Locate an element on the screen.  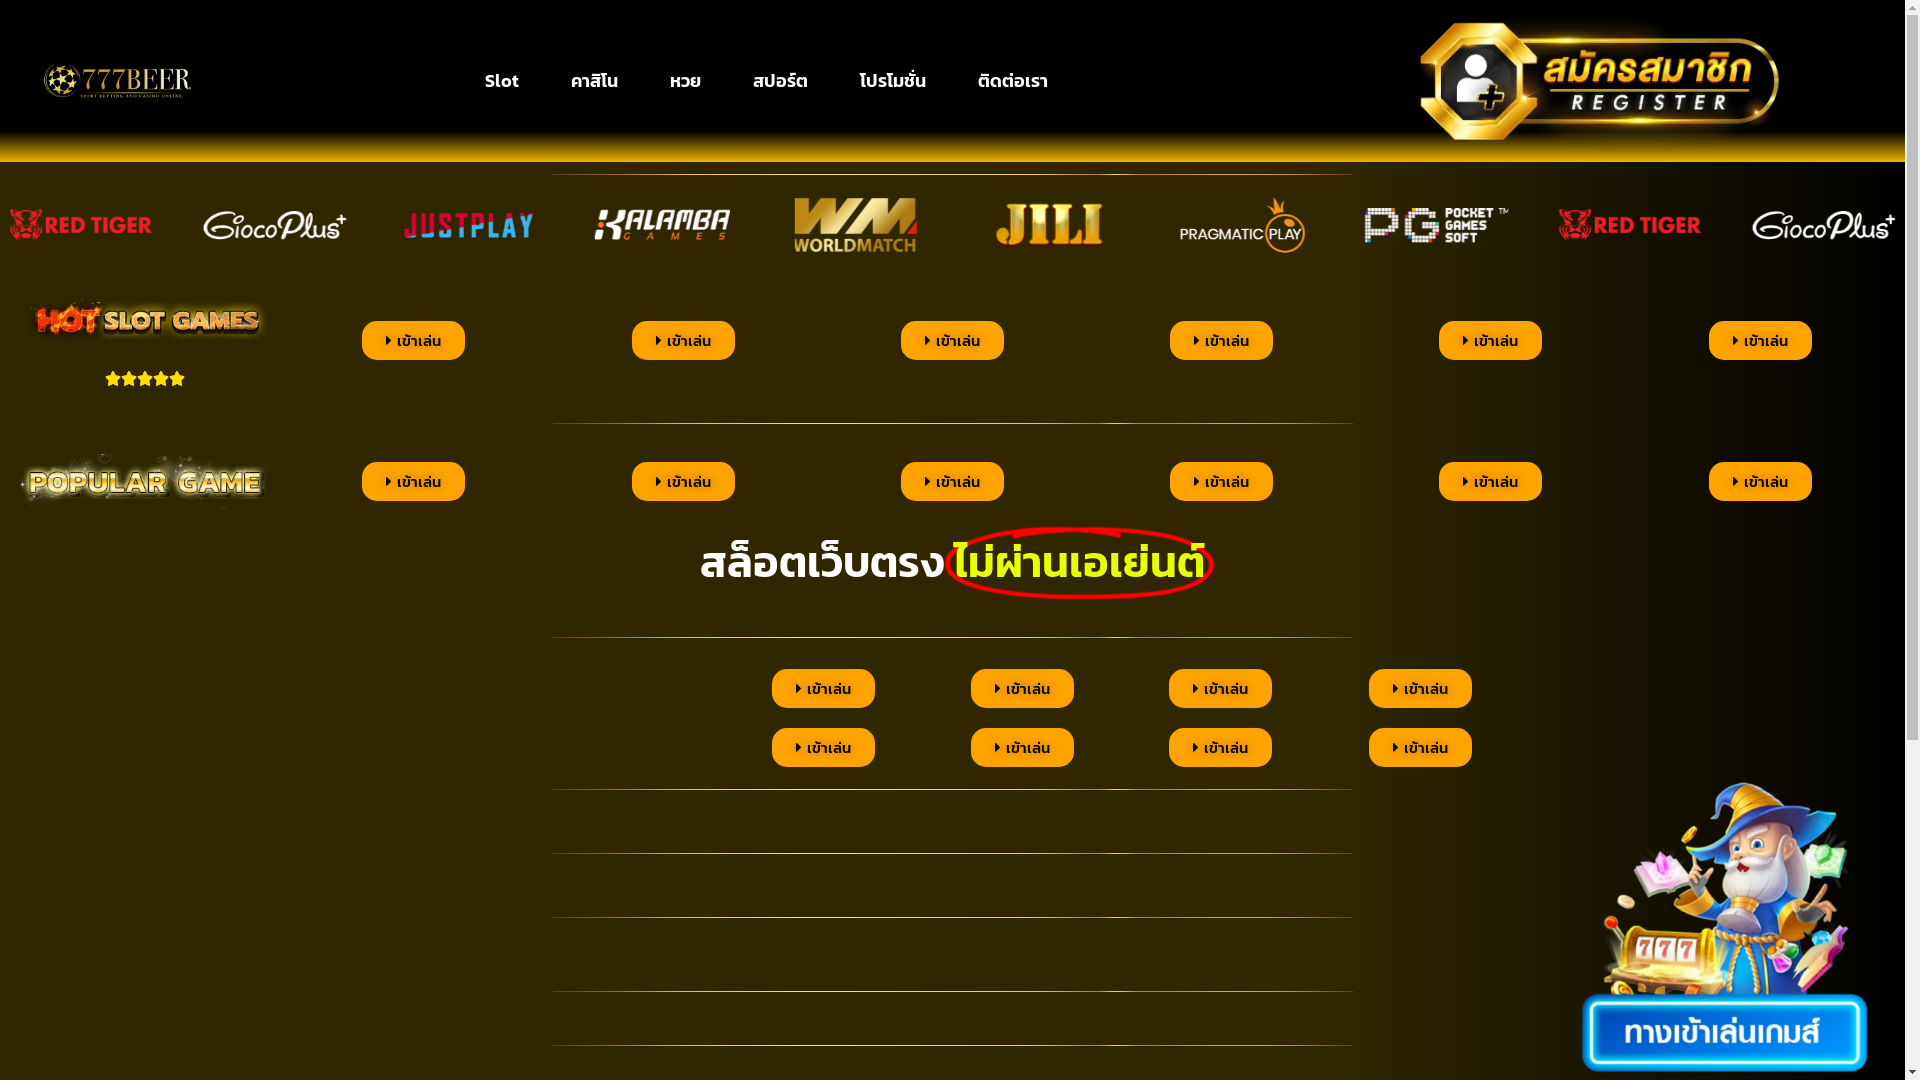
'Slot' is located at coordinates (502, 80).